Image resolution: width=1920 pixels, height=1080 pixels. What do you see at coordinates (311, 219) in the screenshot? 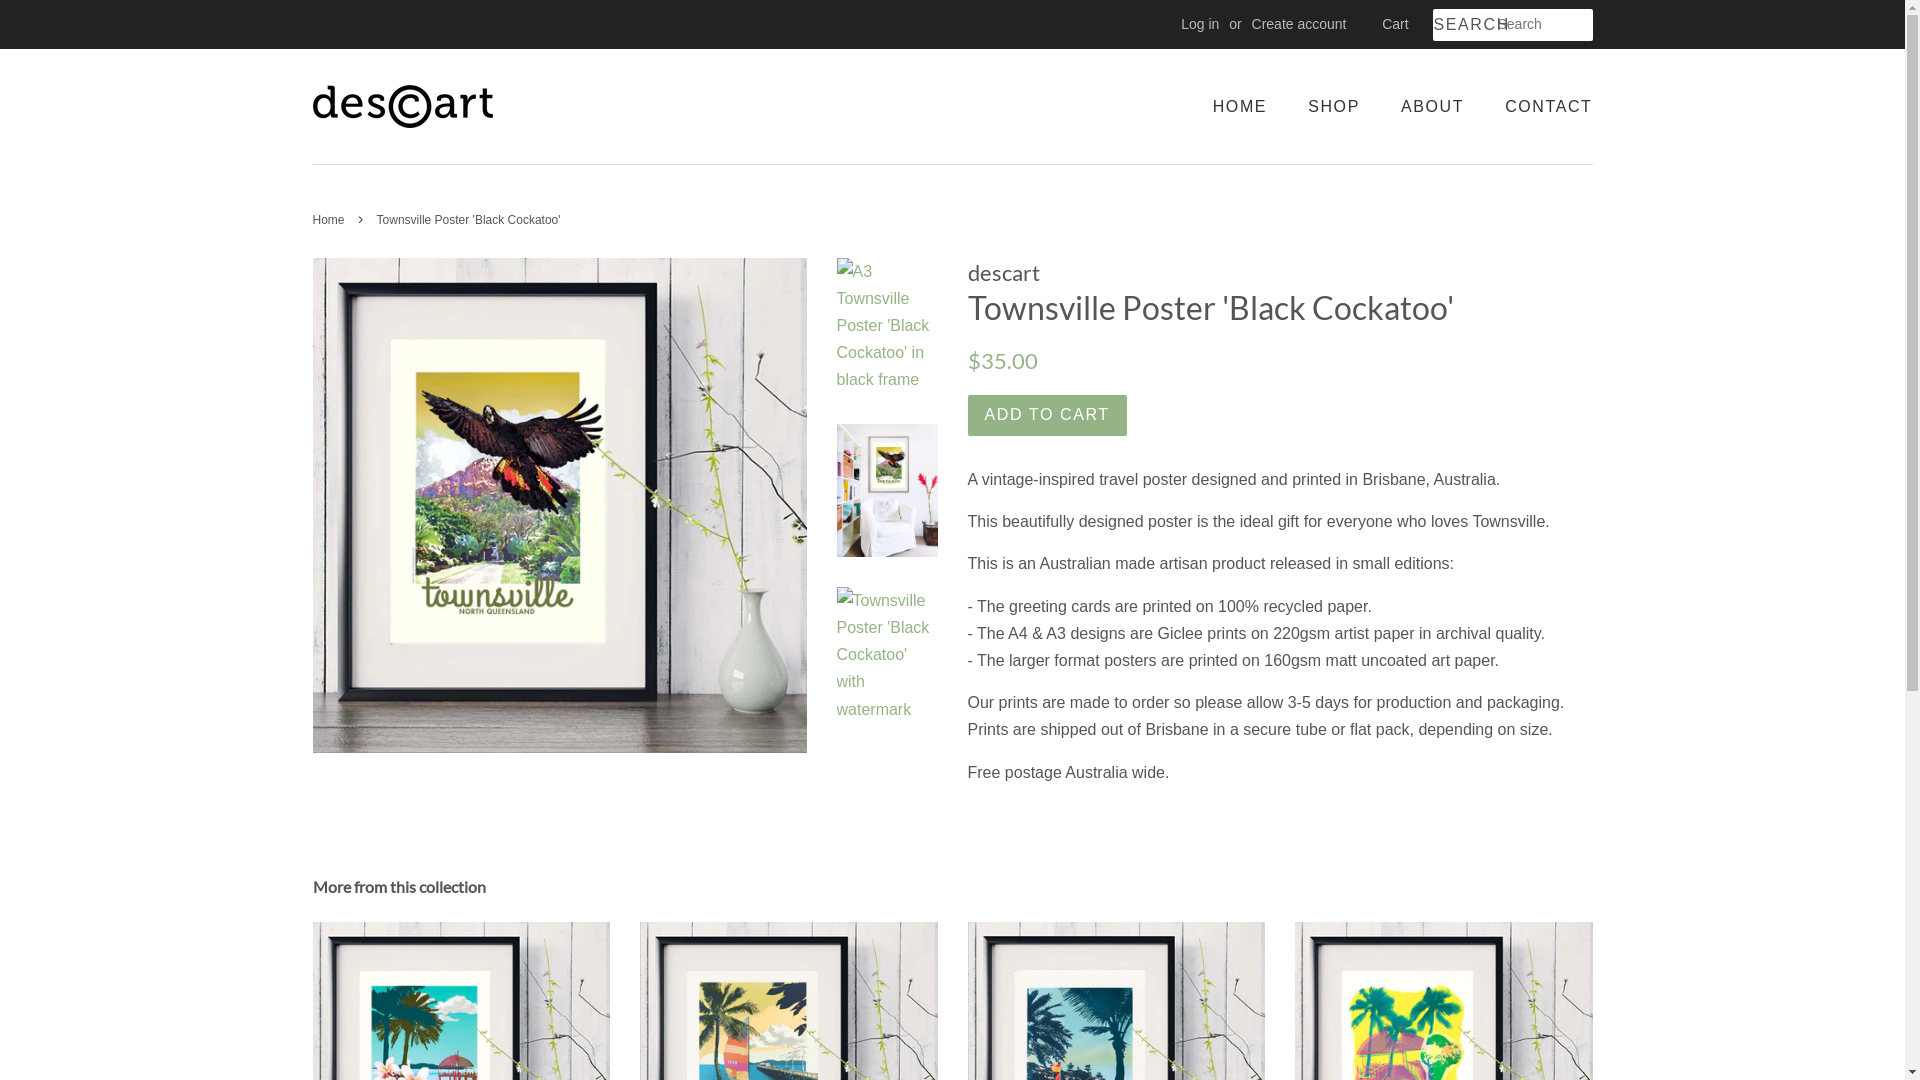
I see `'Home'` at bounding box center [311, 219].